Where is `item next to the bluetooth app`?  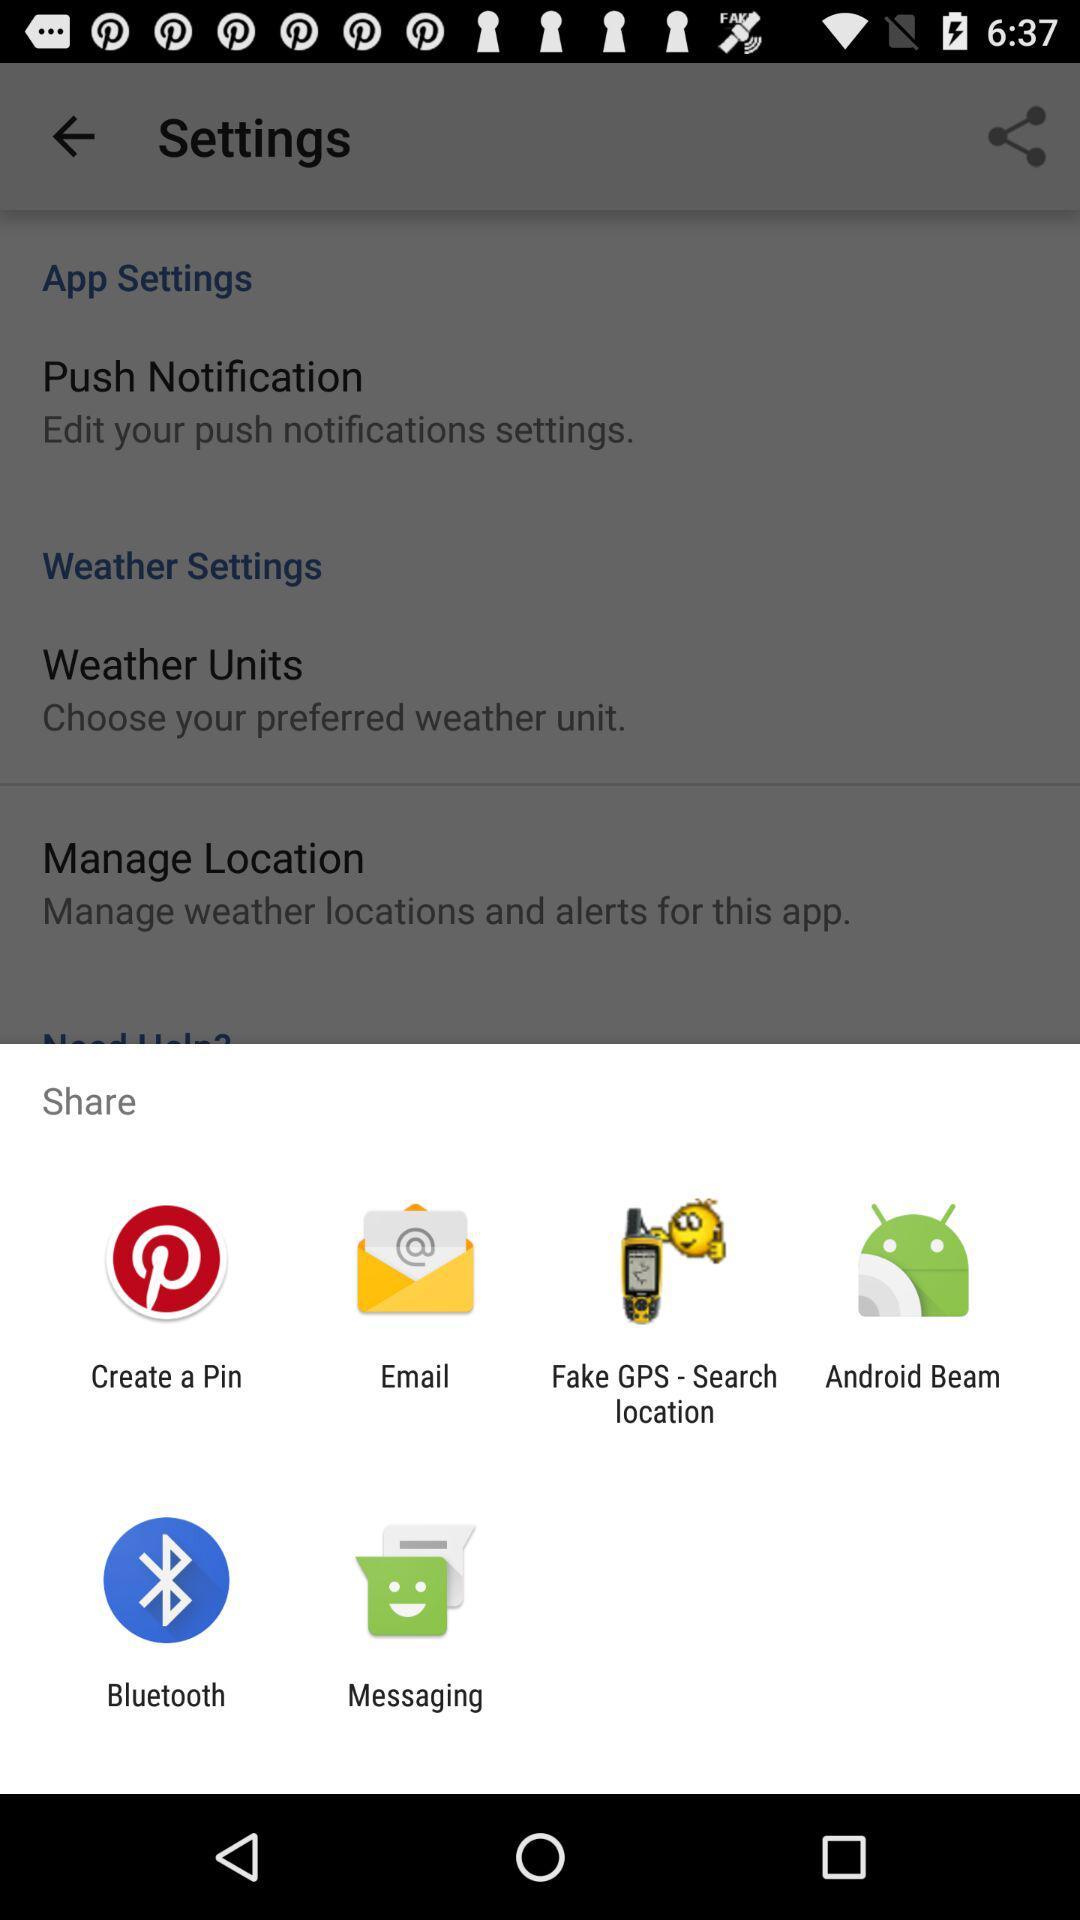
item next to the bluetooth app is located at coordinates (414, 1711).